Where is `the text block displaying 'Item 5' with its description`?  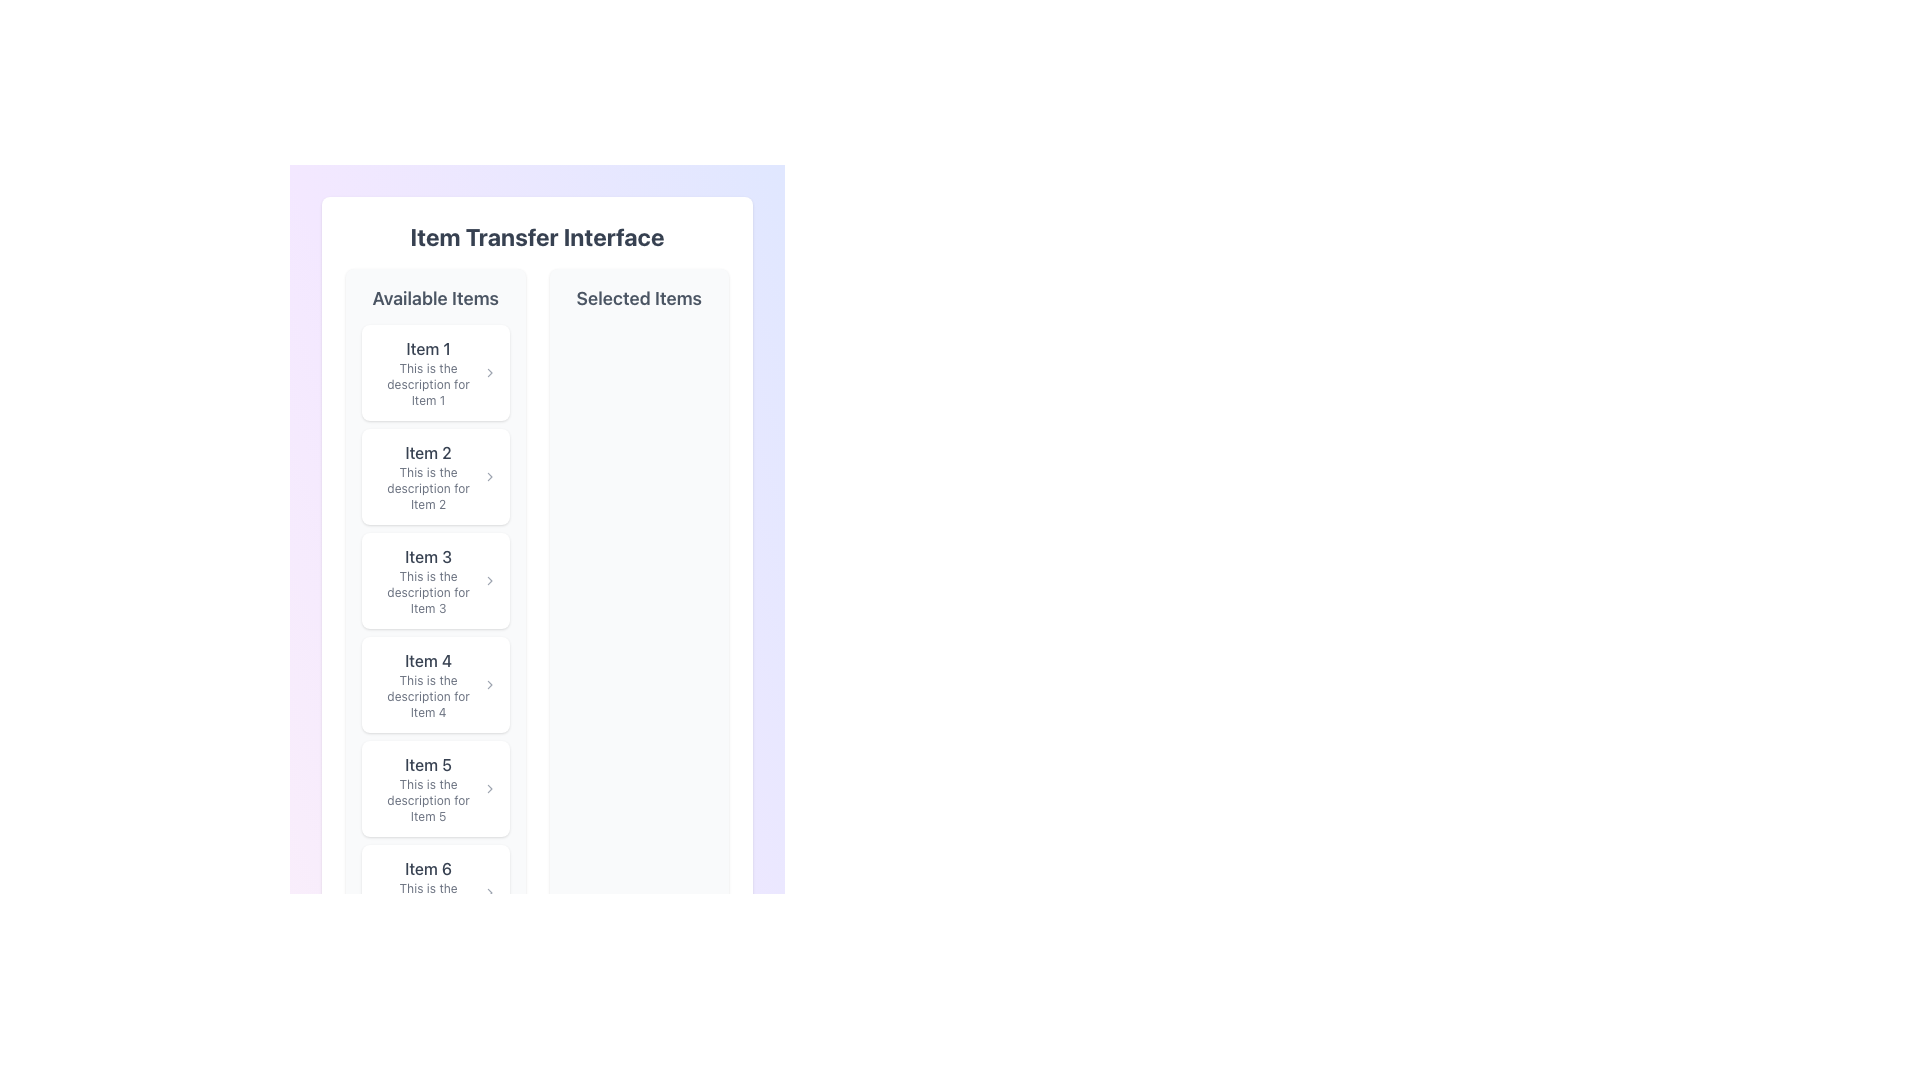 the text block displaying 'Item 5' with its description is located at coordinates (427, 788).